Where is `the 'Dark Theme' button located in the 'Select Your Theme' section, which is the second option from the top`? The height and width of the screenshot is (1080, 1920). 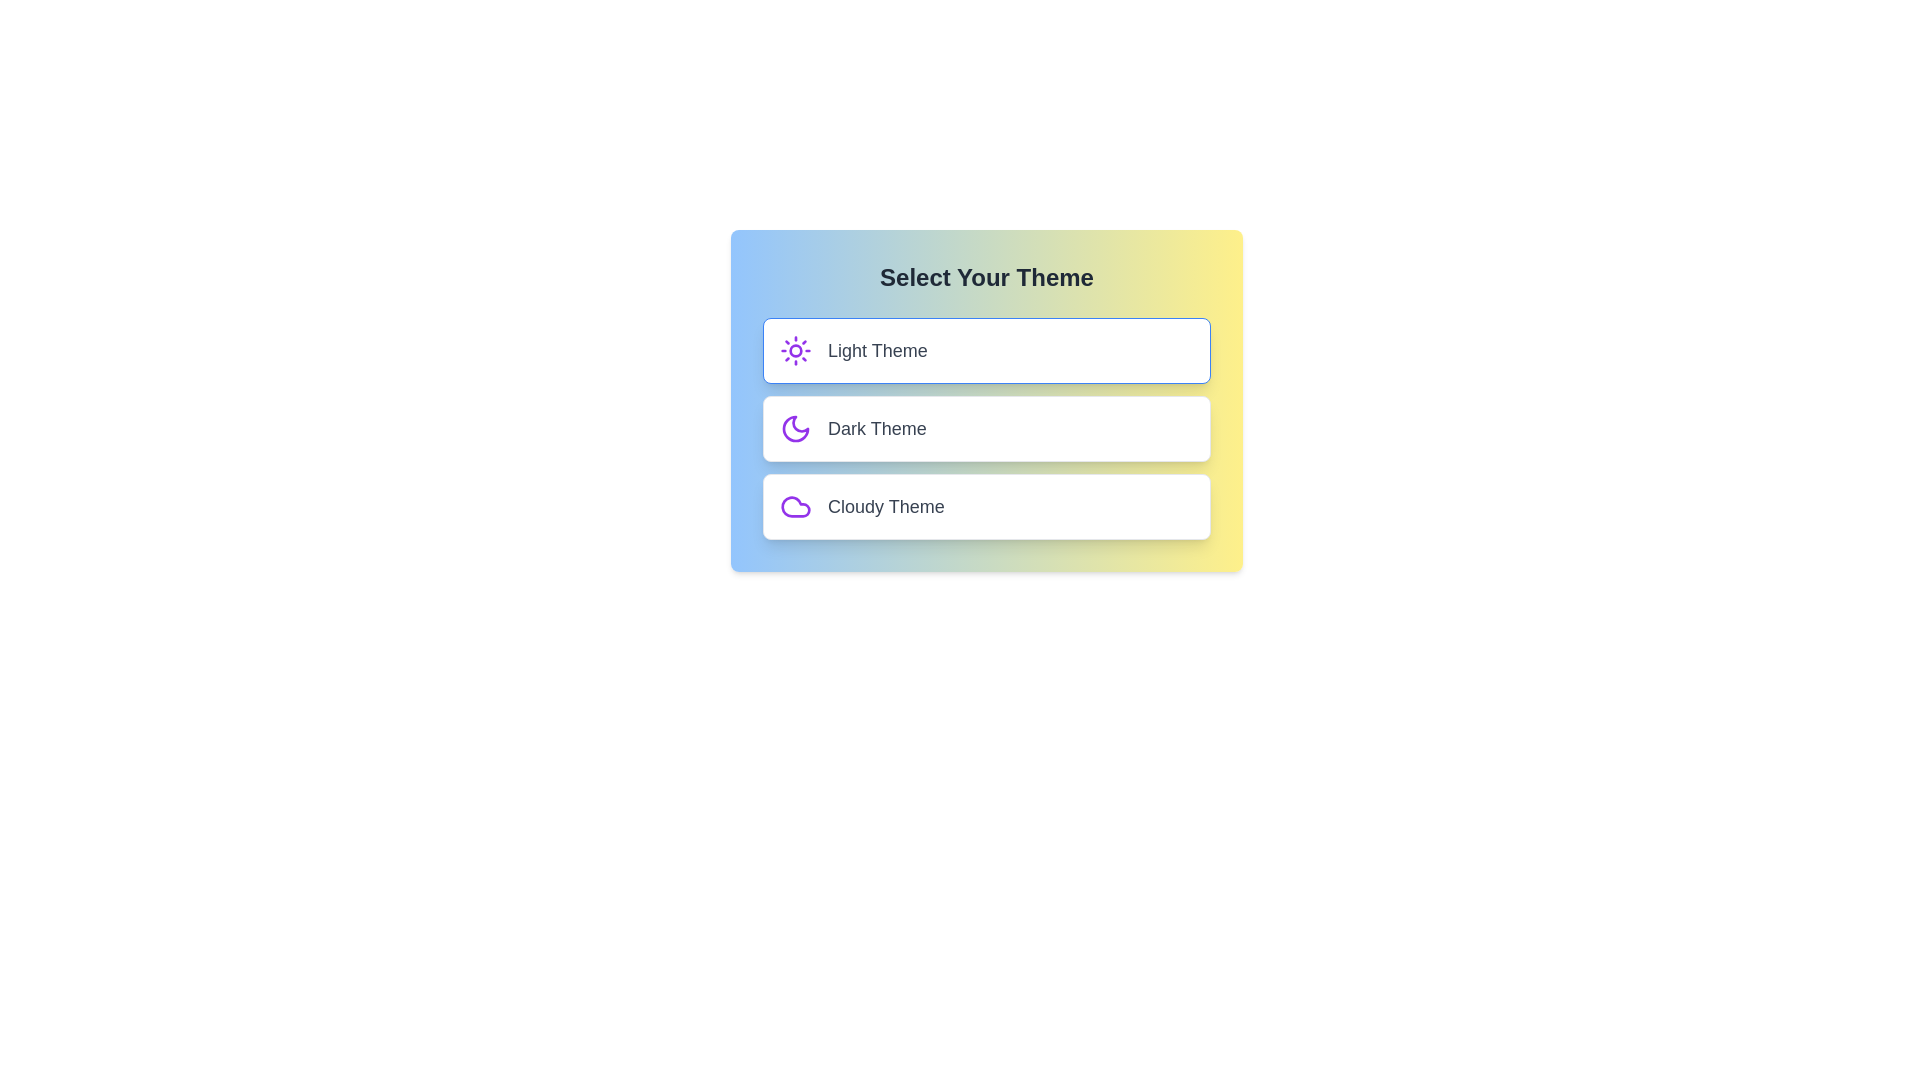
the 'Dark Theme' button located in the 'Select Your Theme' section, which is the second option from the top is located at coordinates (987, 427).